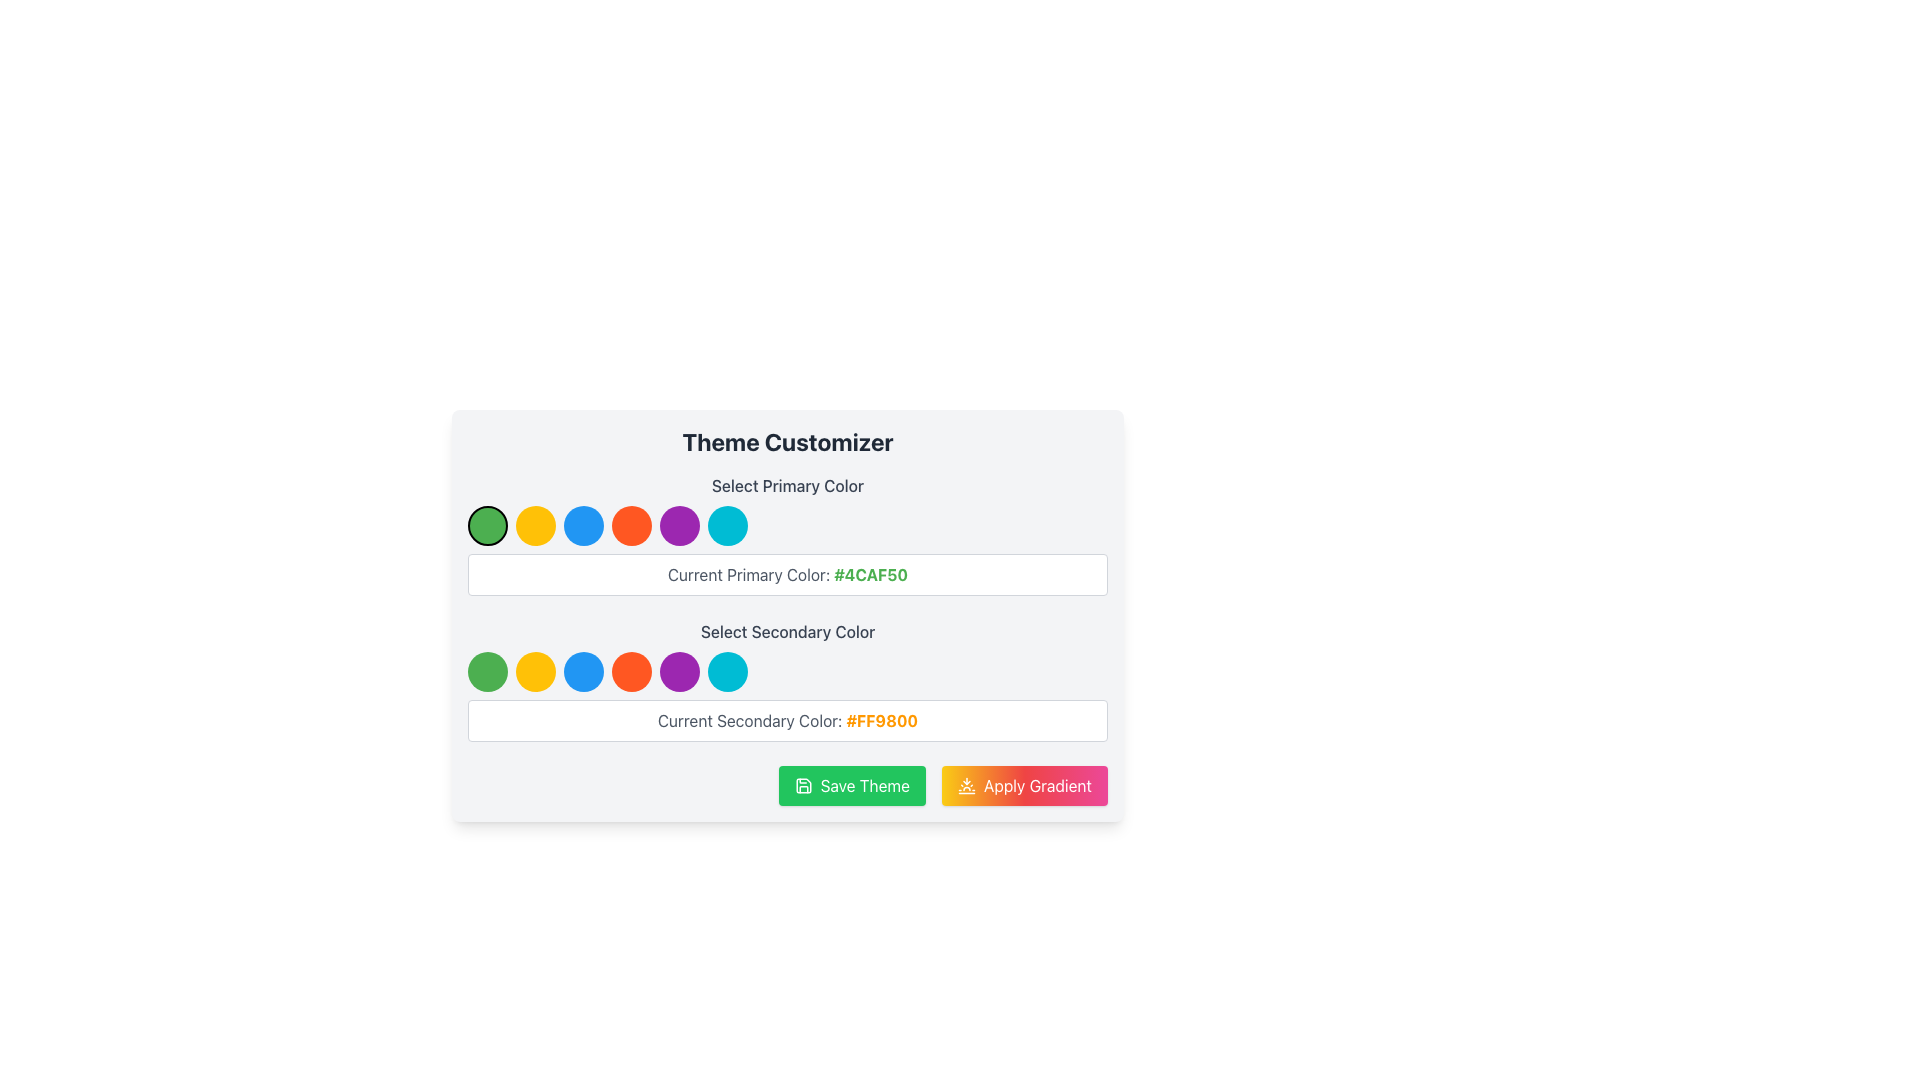  I want to click on the decorative icon located to the left of the 'Apply Gradient' button in the 'Theme Customizer' section, so click(966, 785).